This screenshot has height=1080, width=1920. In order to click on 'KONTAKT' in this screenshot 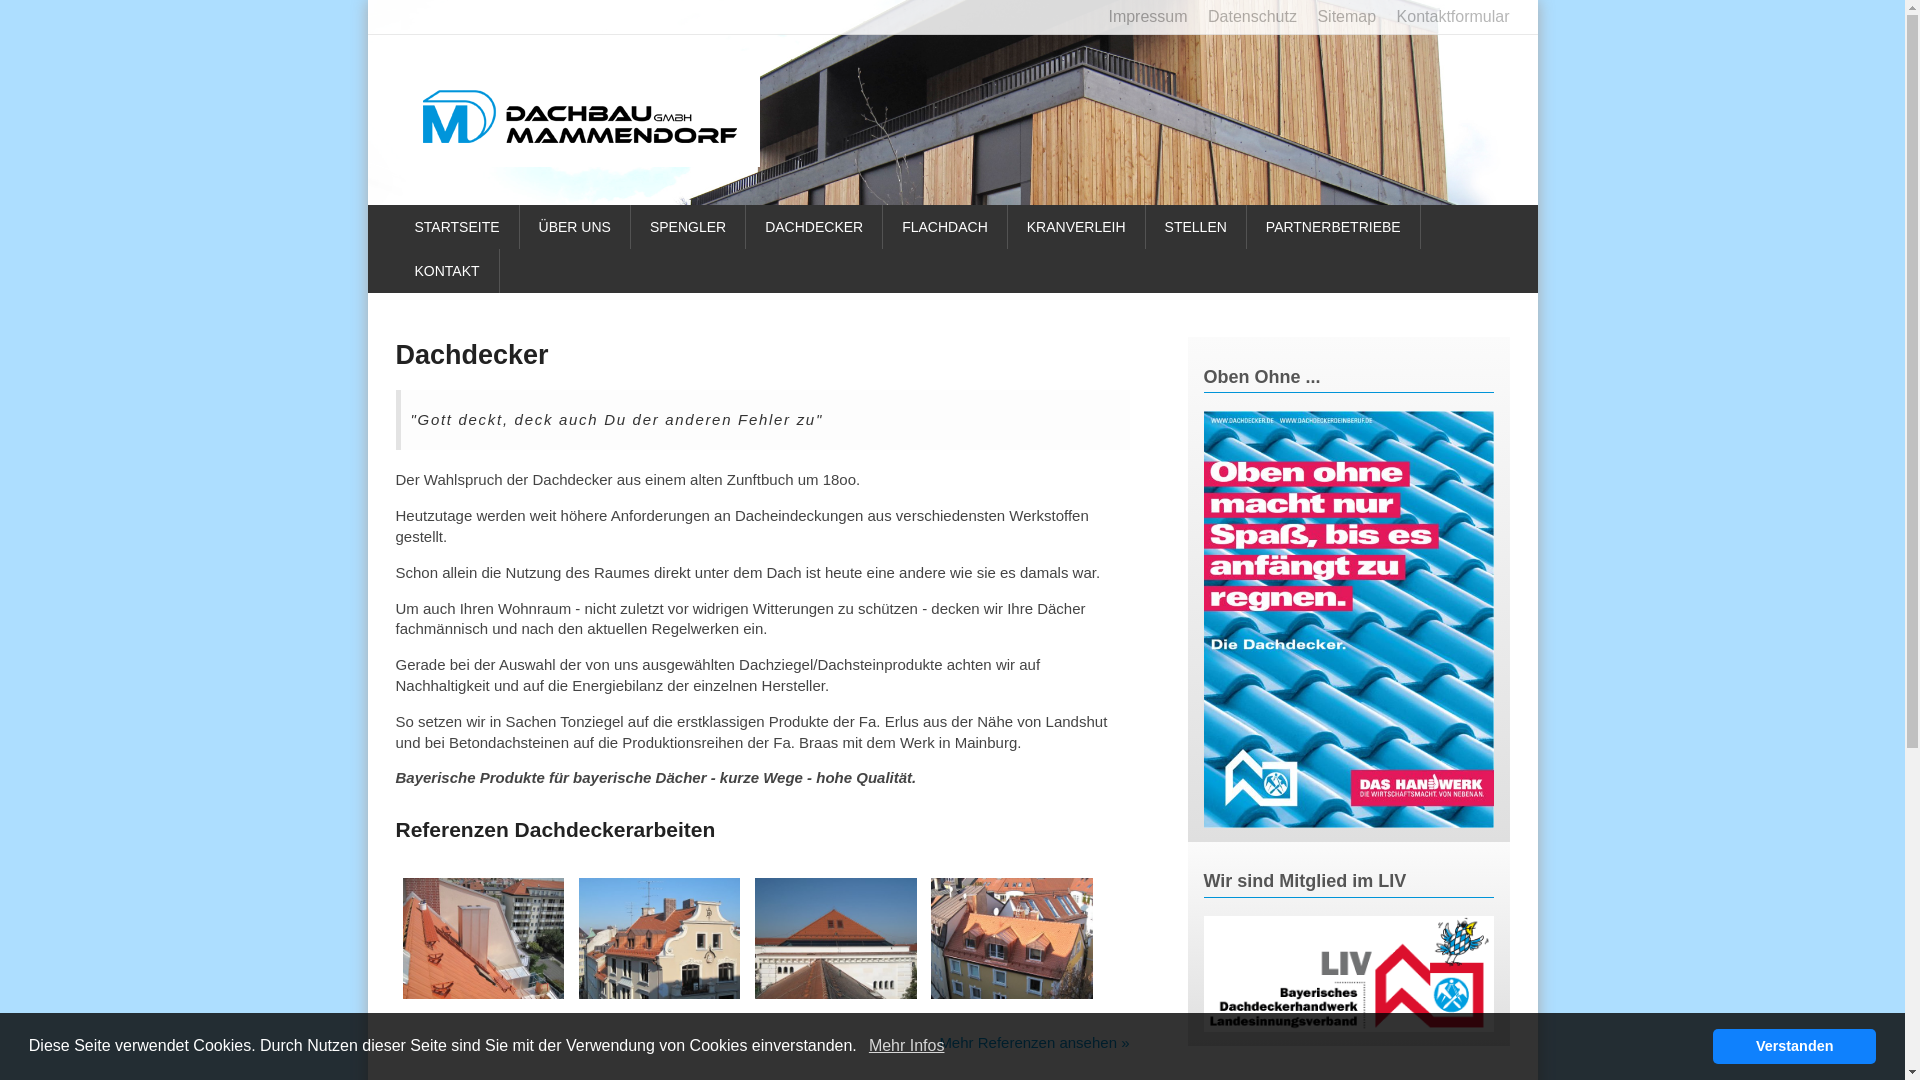, I will do `click(446, 270)`.